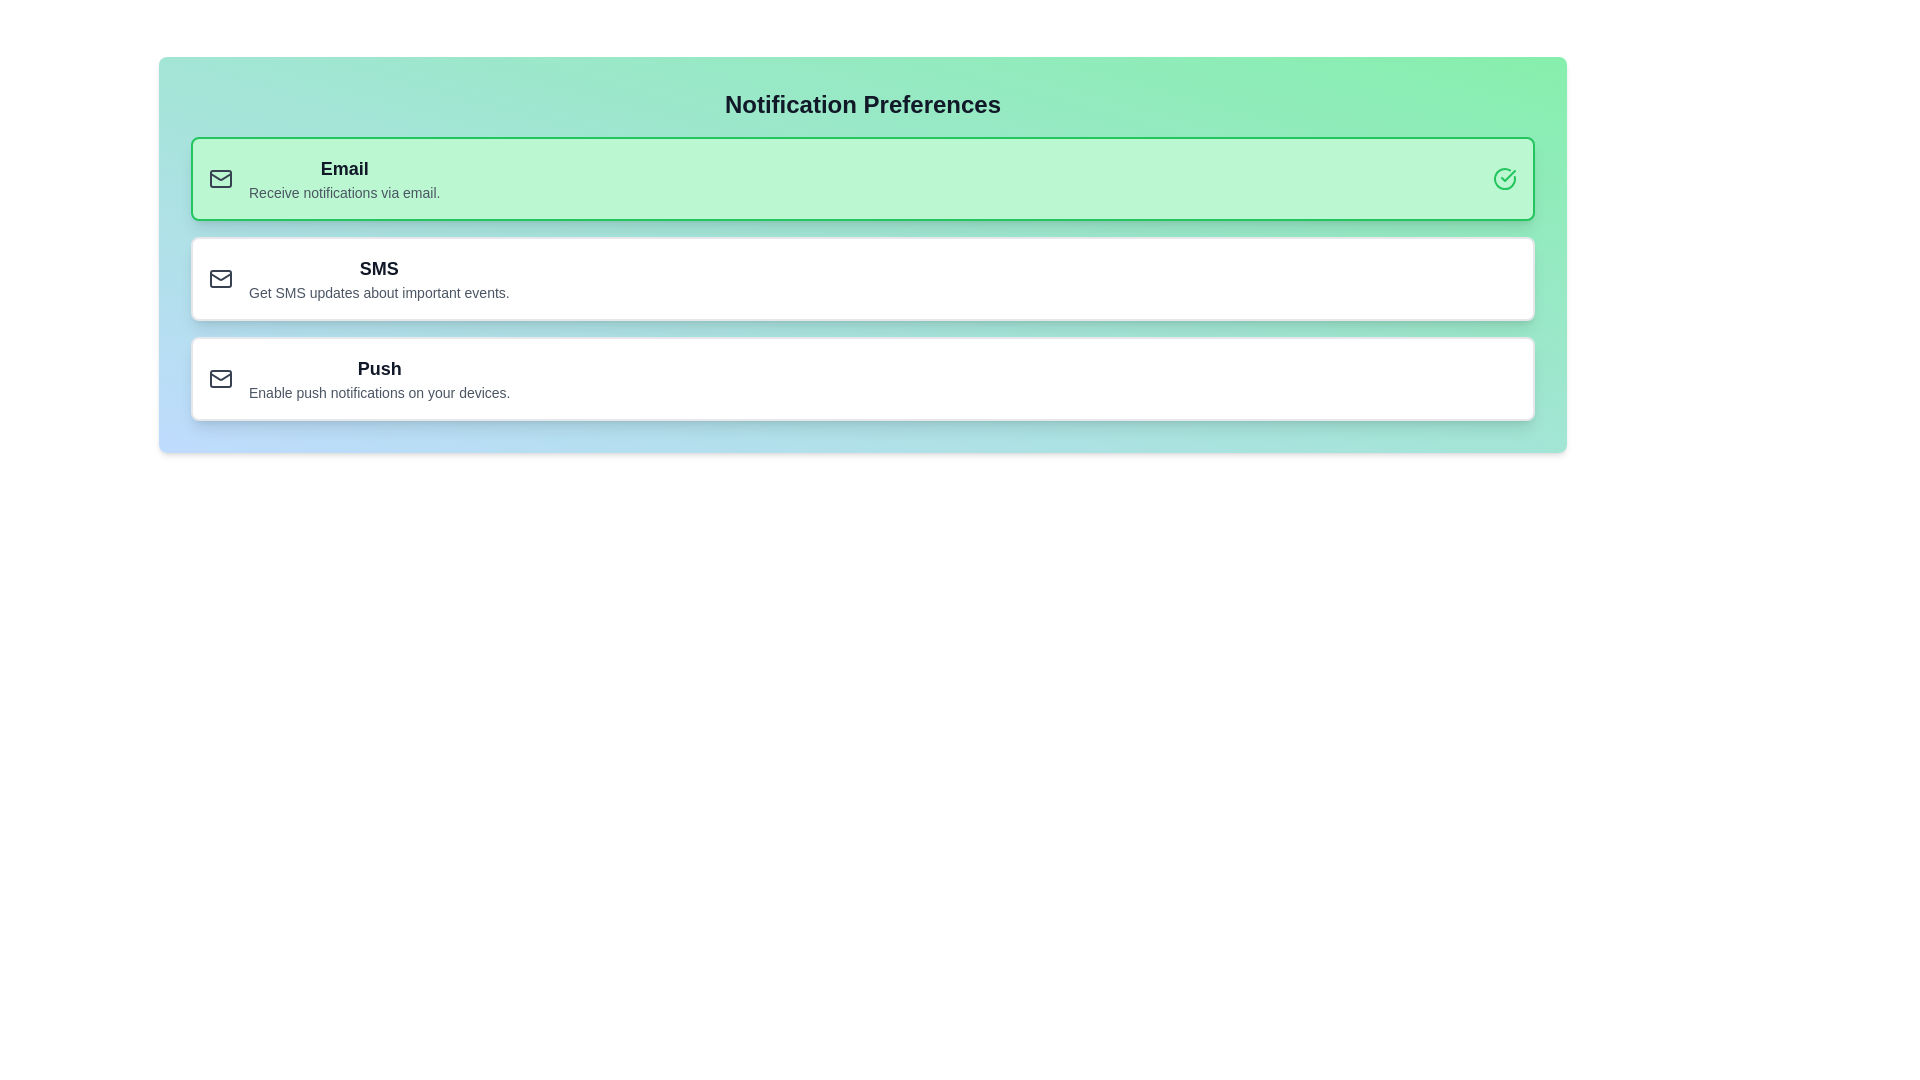 This screenshot has width=1920, height=1080. I want to click on the SVG rectangle that represents the body of the envelope icon within the 'Push' notification option, so click(220, 378).